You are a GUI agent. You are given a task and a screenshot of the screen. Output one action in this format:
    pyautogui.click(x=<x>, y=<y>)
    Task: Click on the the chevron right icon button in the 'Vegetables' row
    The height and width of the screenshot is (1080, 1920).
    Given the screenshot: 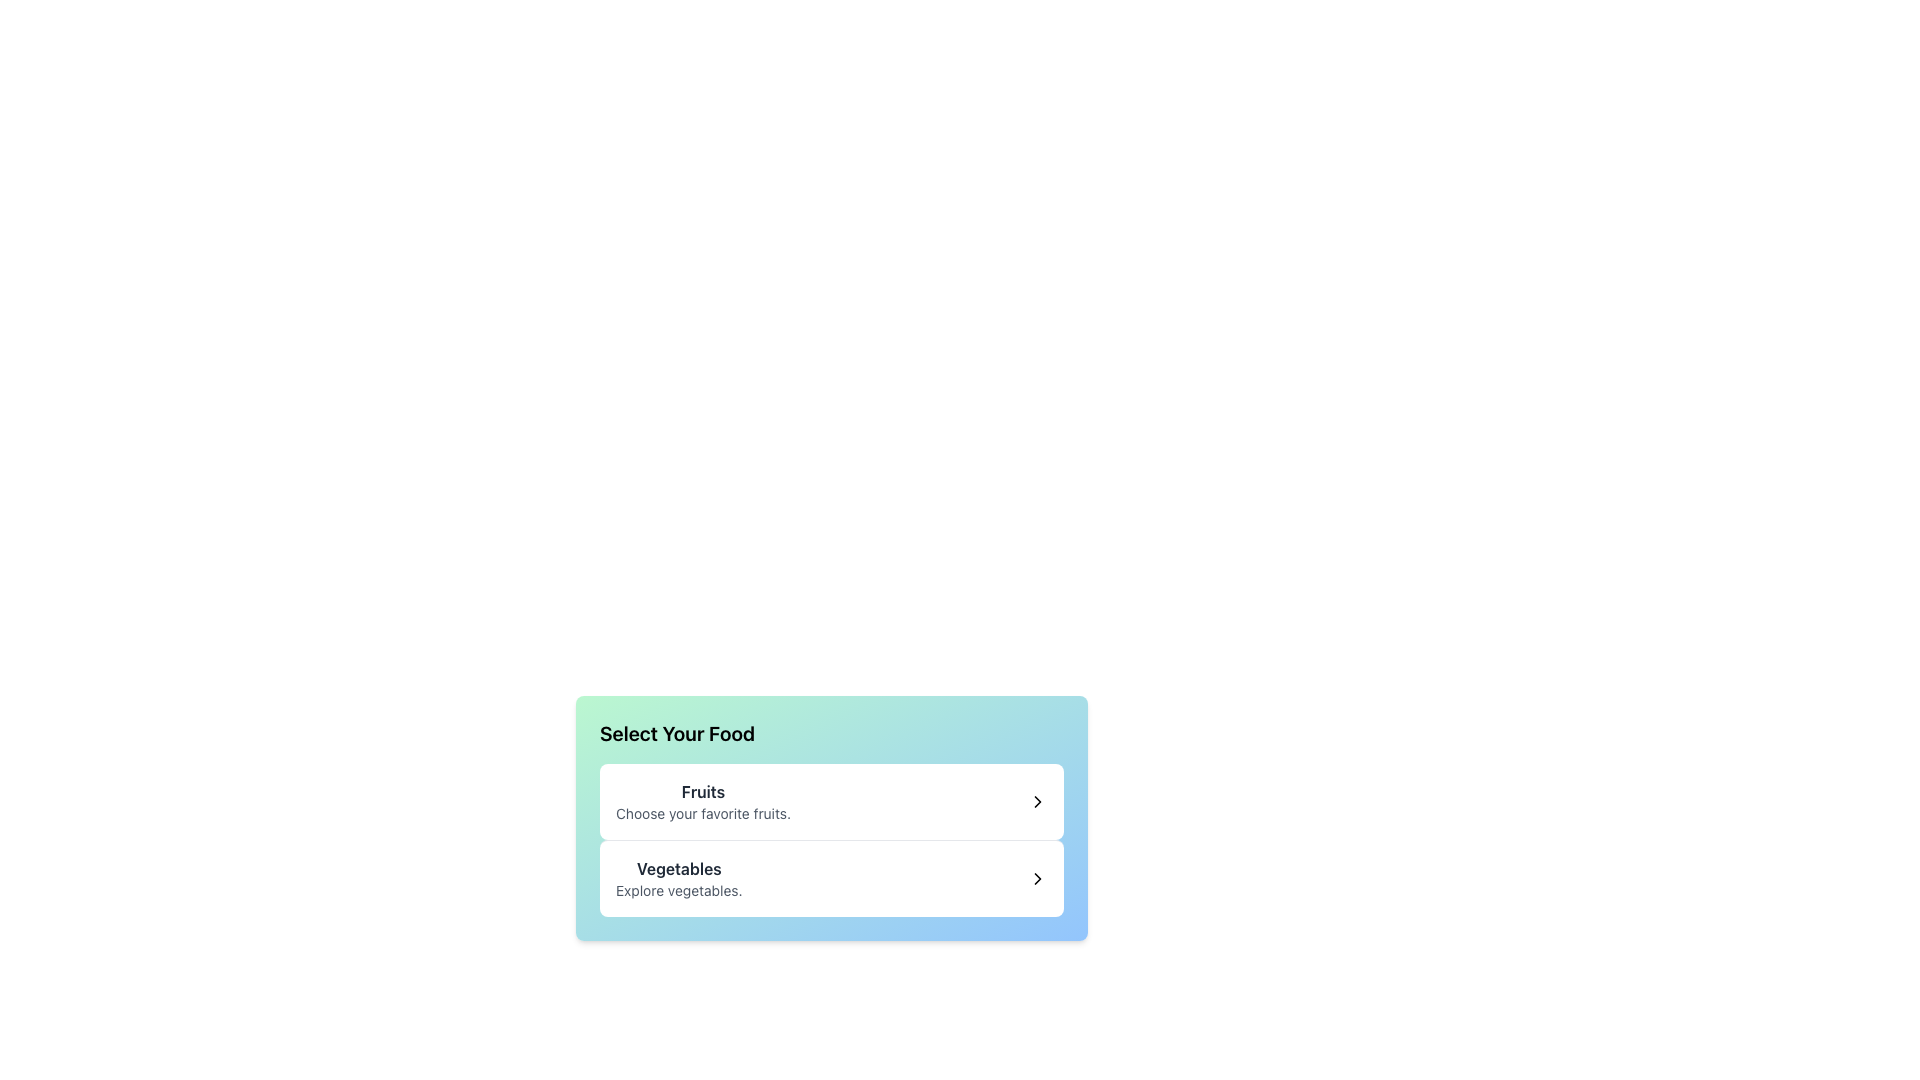 What is the action you would take?
    pyautogui.click(x=1037, y=878)
    